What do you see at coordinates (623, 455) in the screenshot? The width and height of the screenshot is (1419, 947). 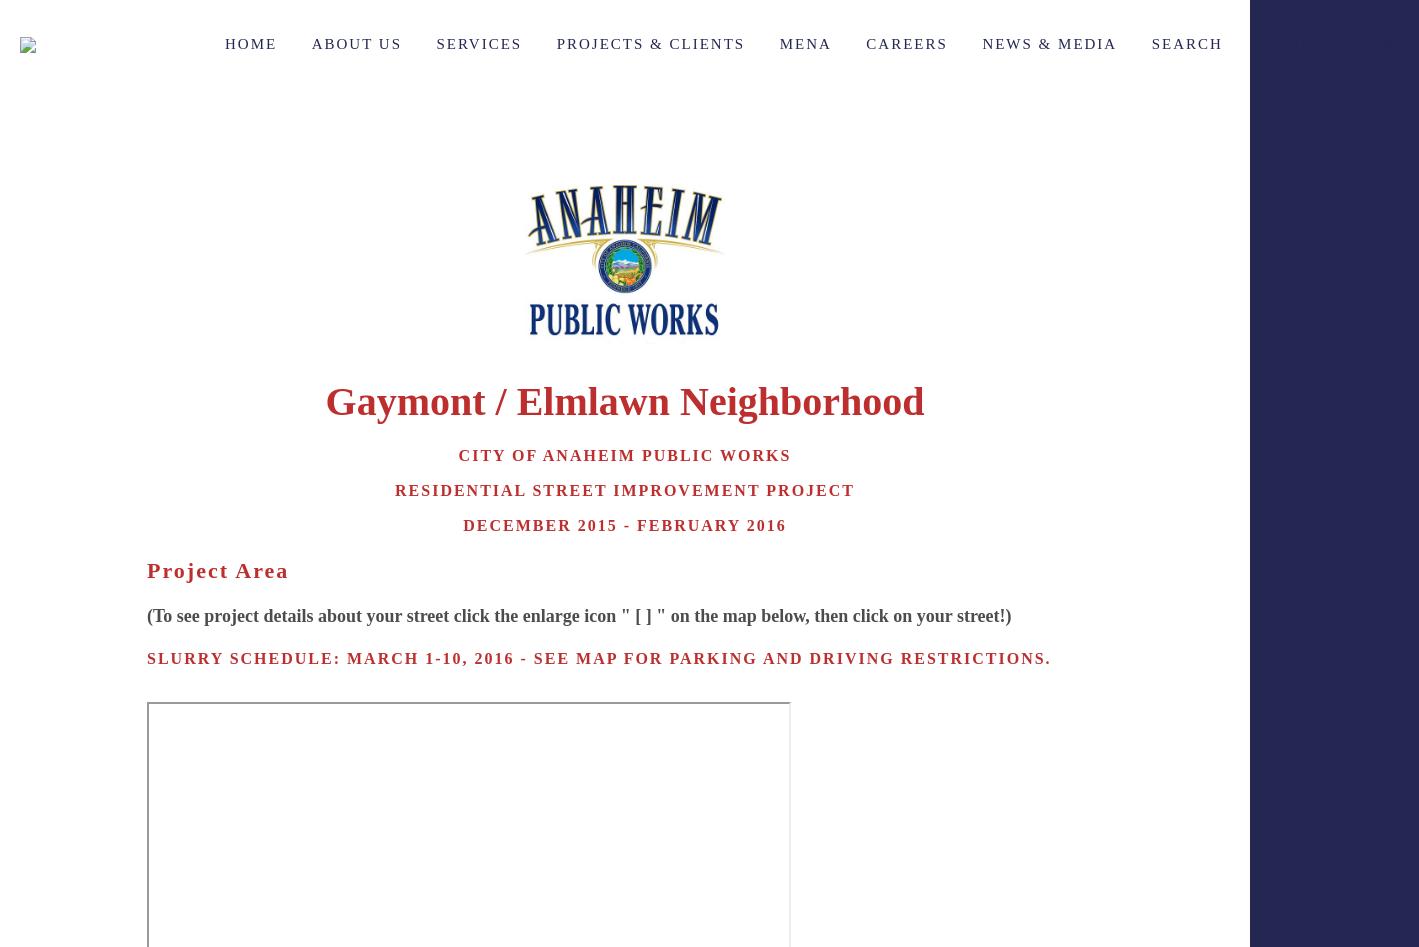 I see `'city of anaheim public works'` at bounding box center [623, 455].